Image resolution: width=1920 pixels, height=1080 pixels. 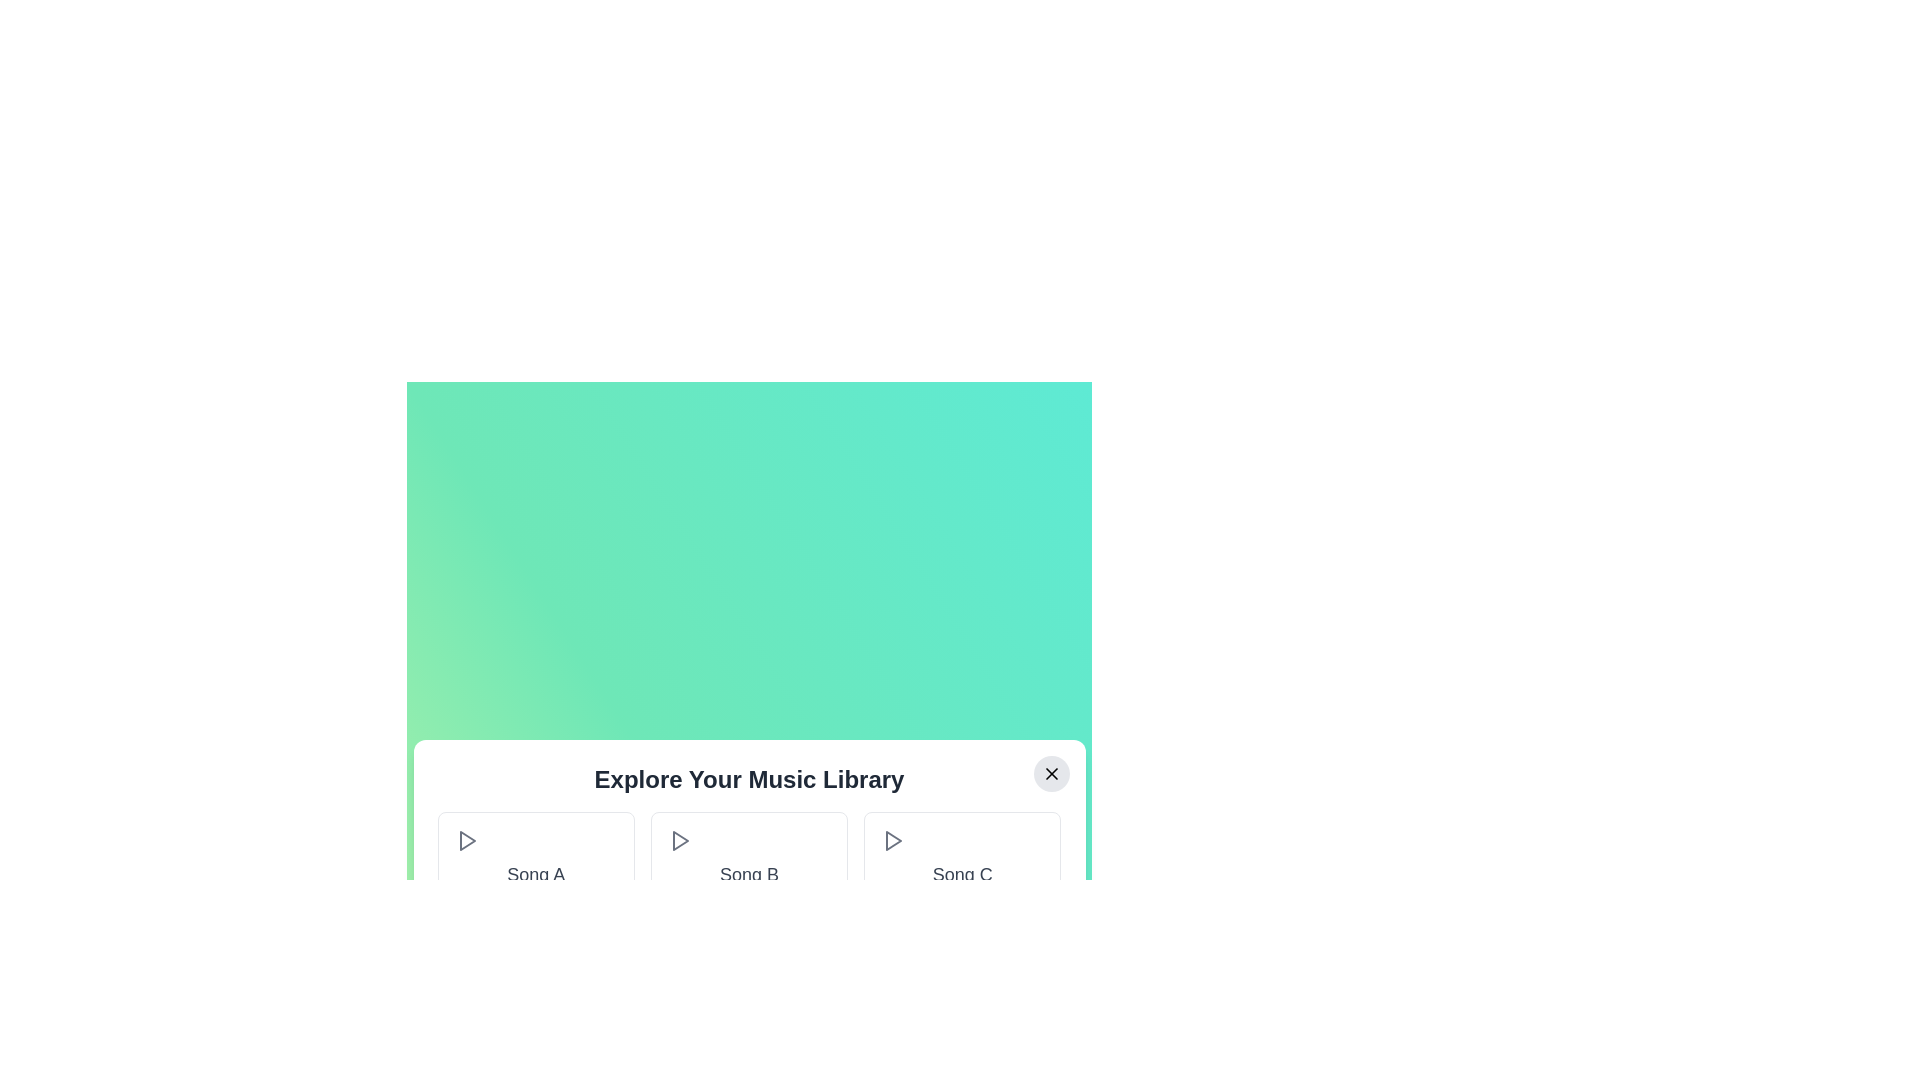 What do you see at coordinates (1050, 773) in the screenshot?
I see `the close button to dismiss the dialog` at bounding box center [1050, 773].